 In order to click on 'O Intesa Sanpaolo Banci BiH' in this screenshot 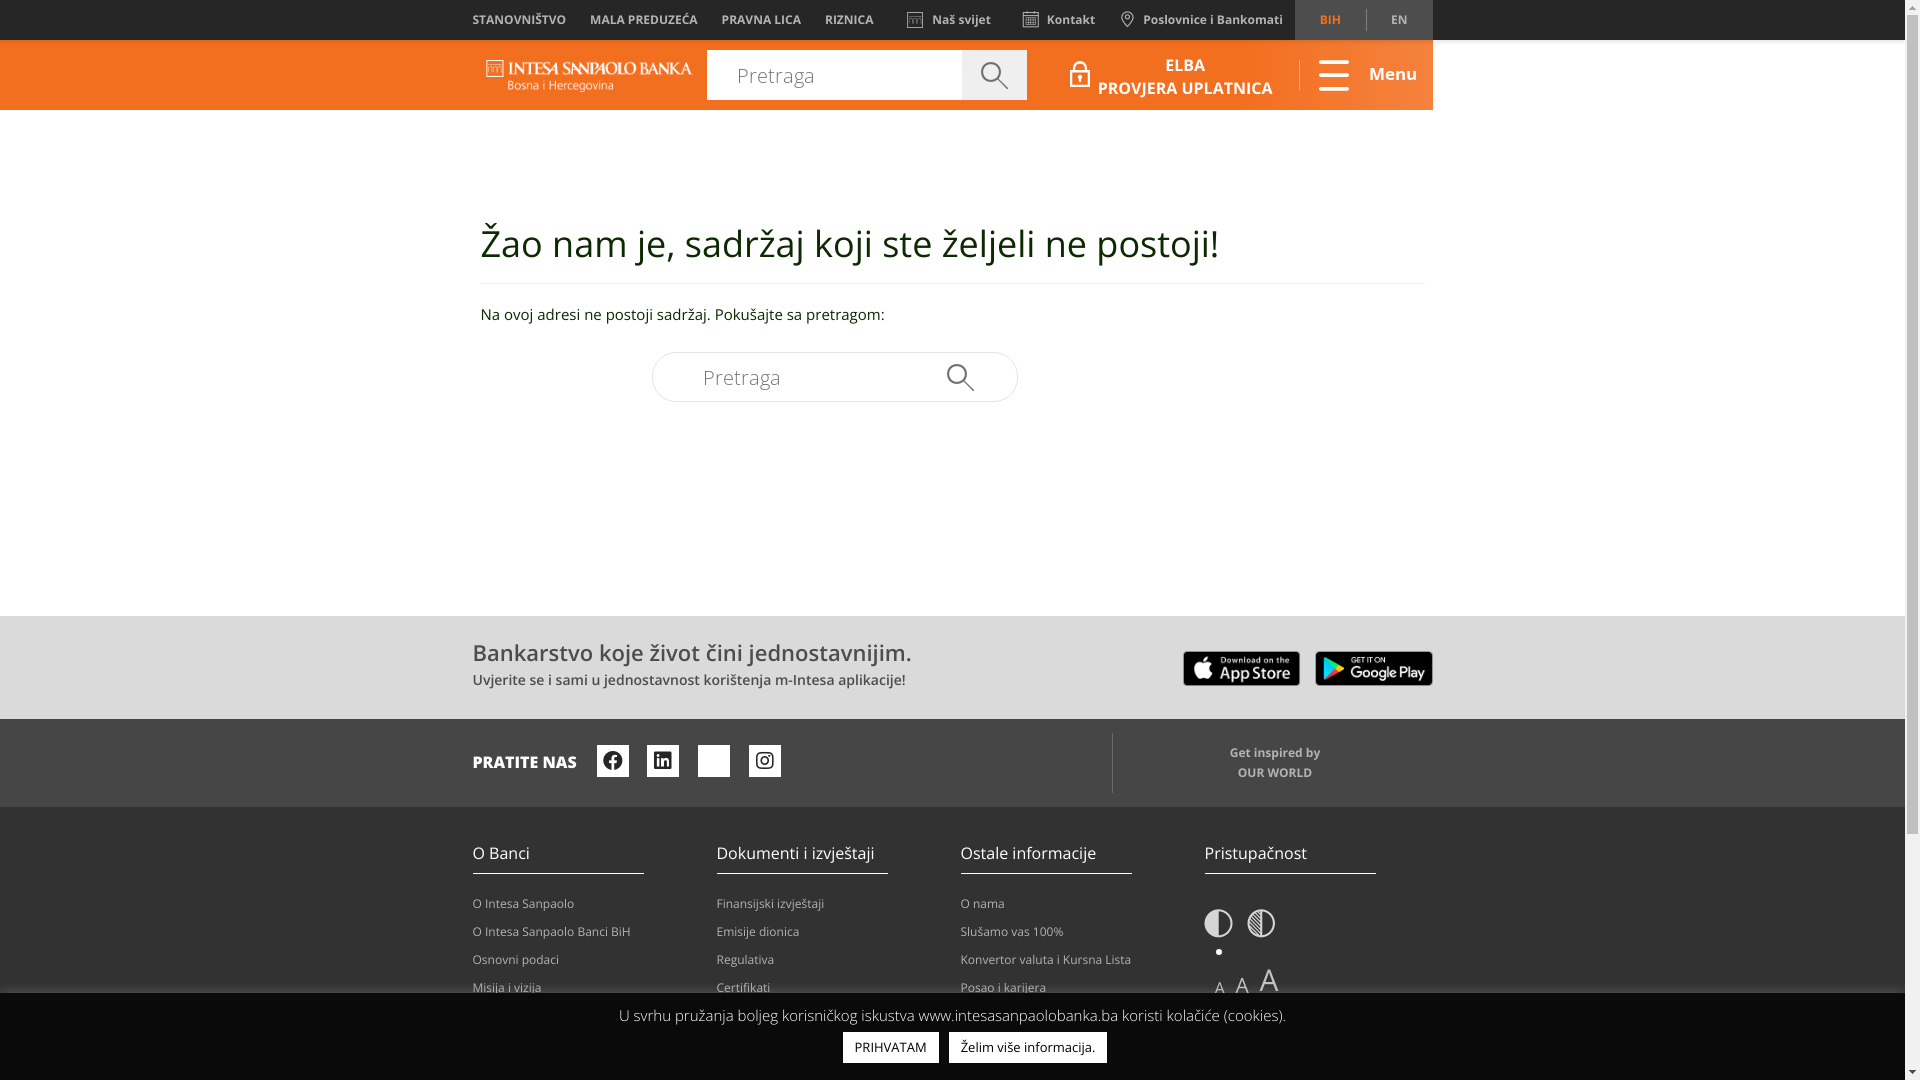, I will do `click(584, 932)`.